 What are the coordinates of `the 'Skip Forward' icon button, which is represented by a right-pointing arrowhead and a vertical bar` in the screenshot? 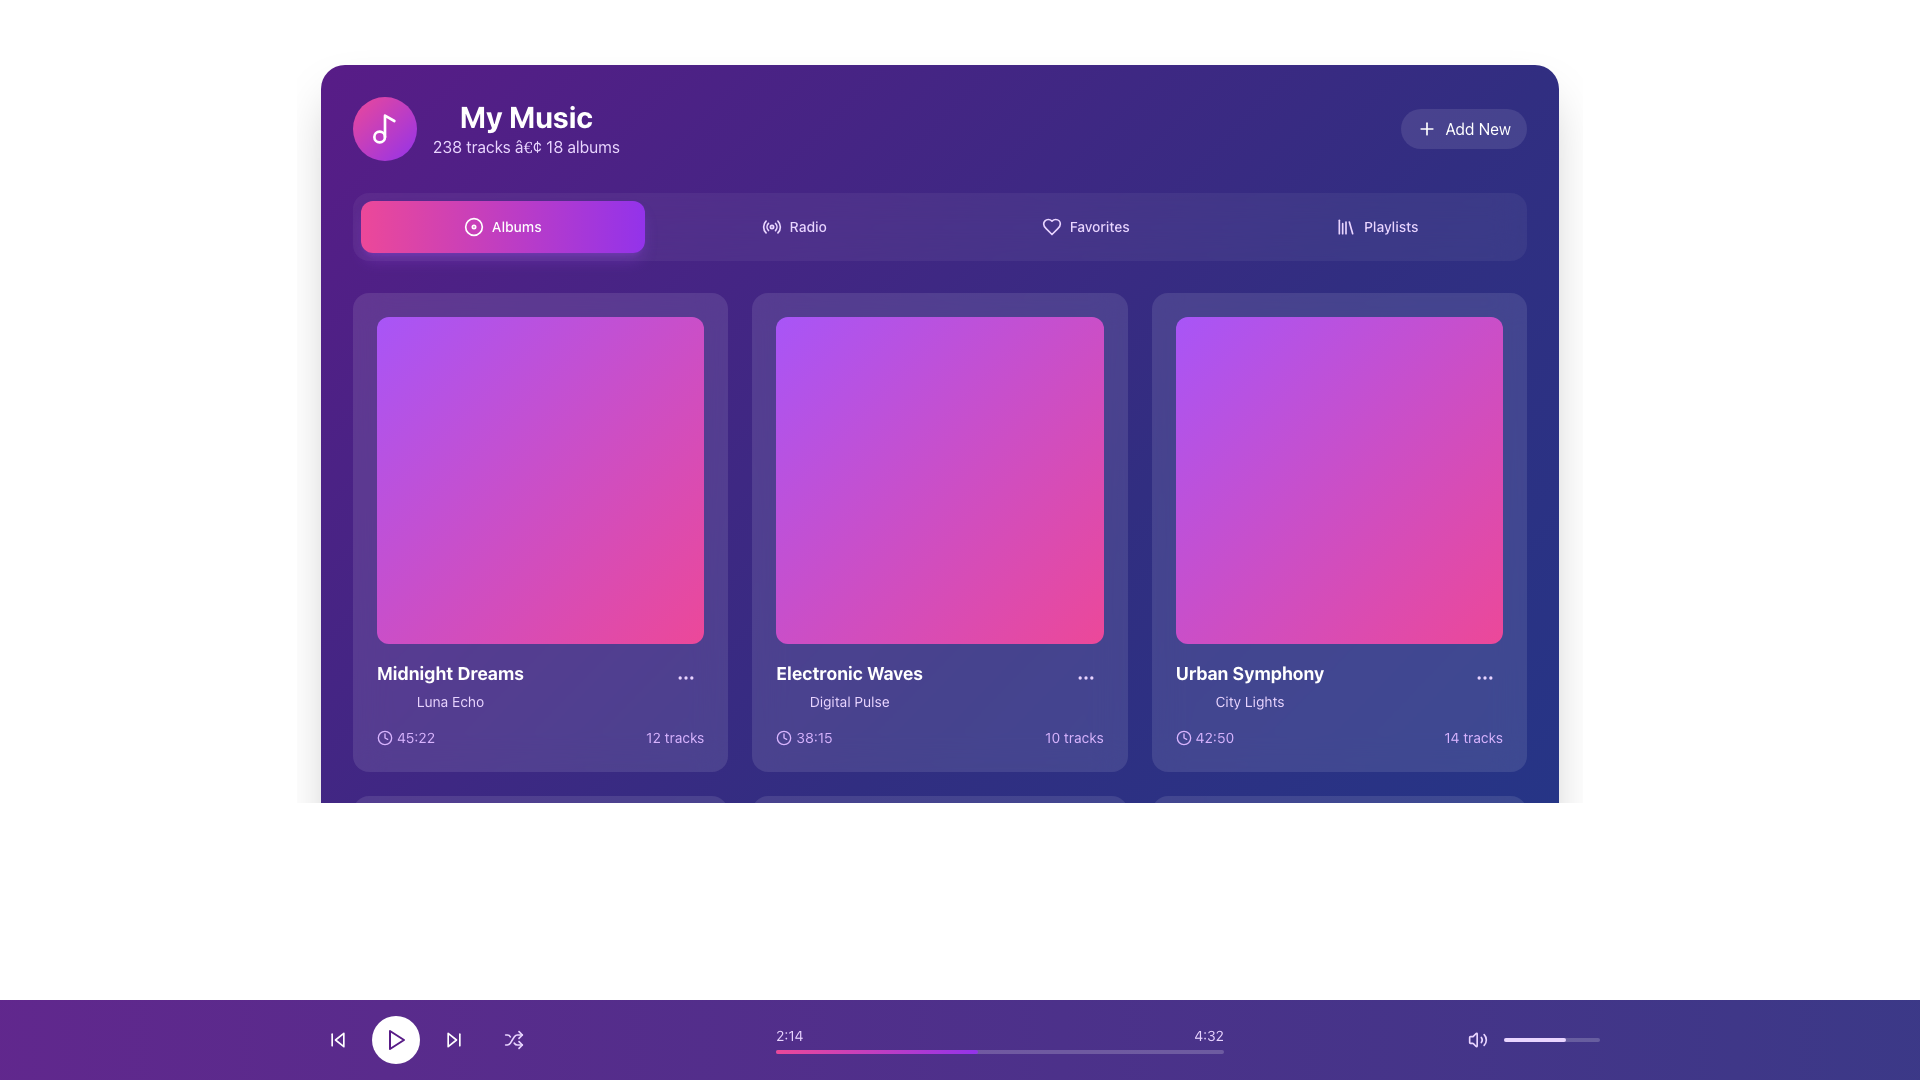 It's located at (453, 1039).